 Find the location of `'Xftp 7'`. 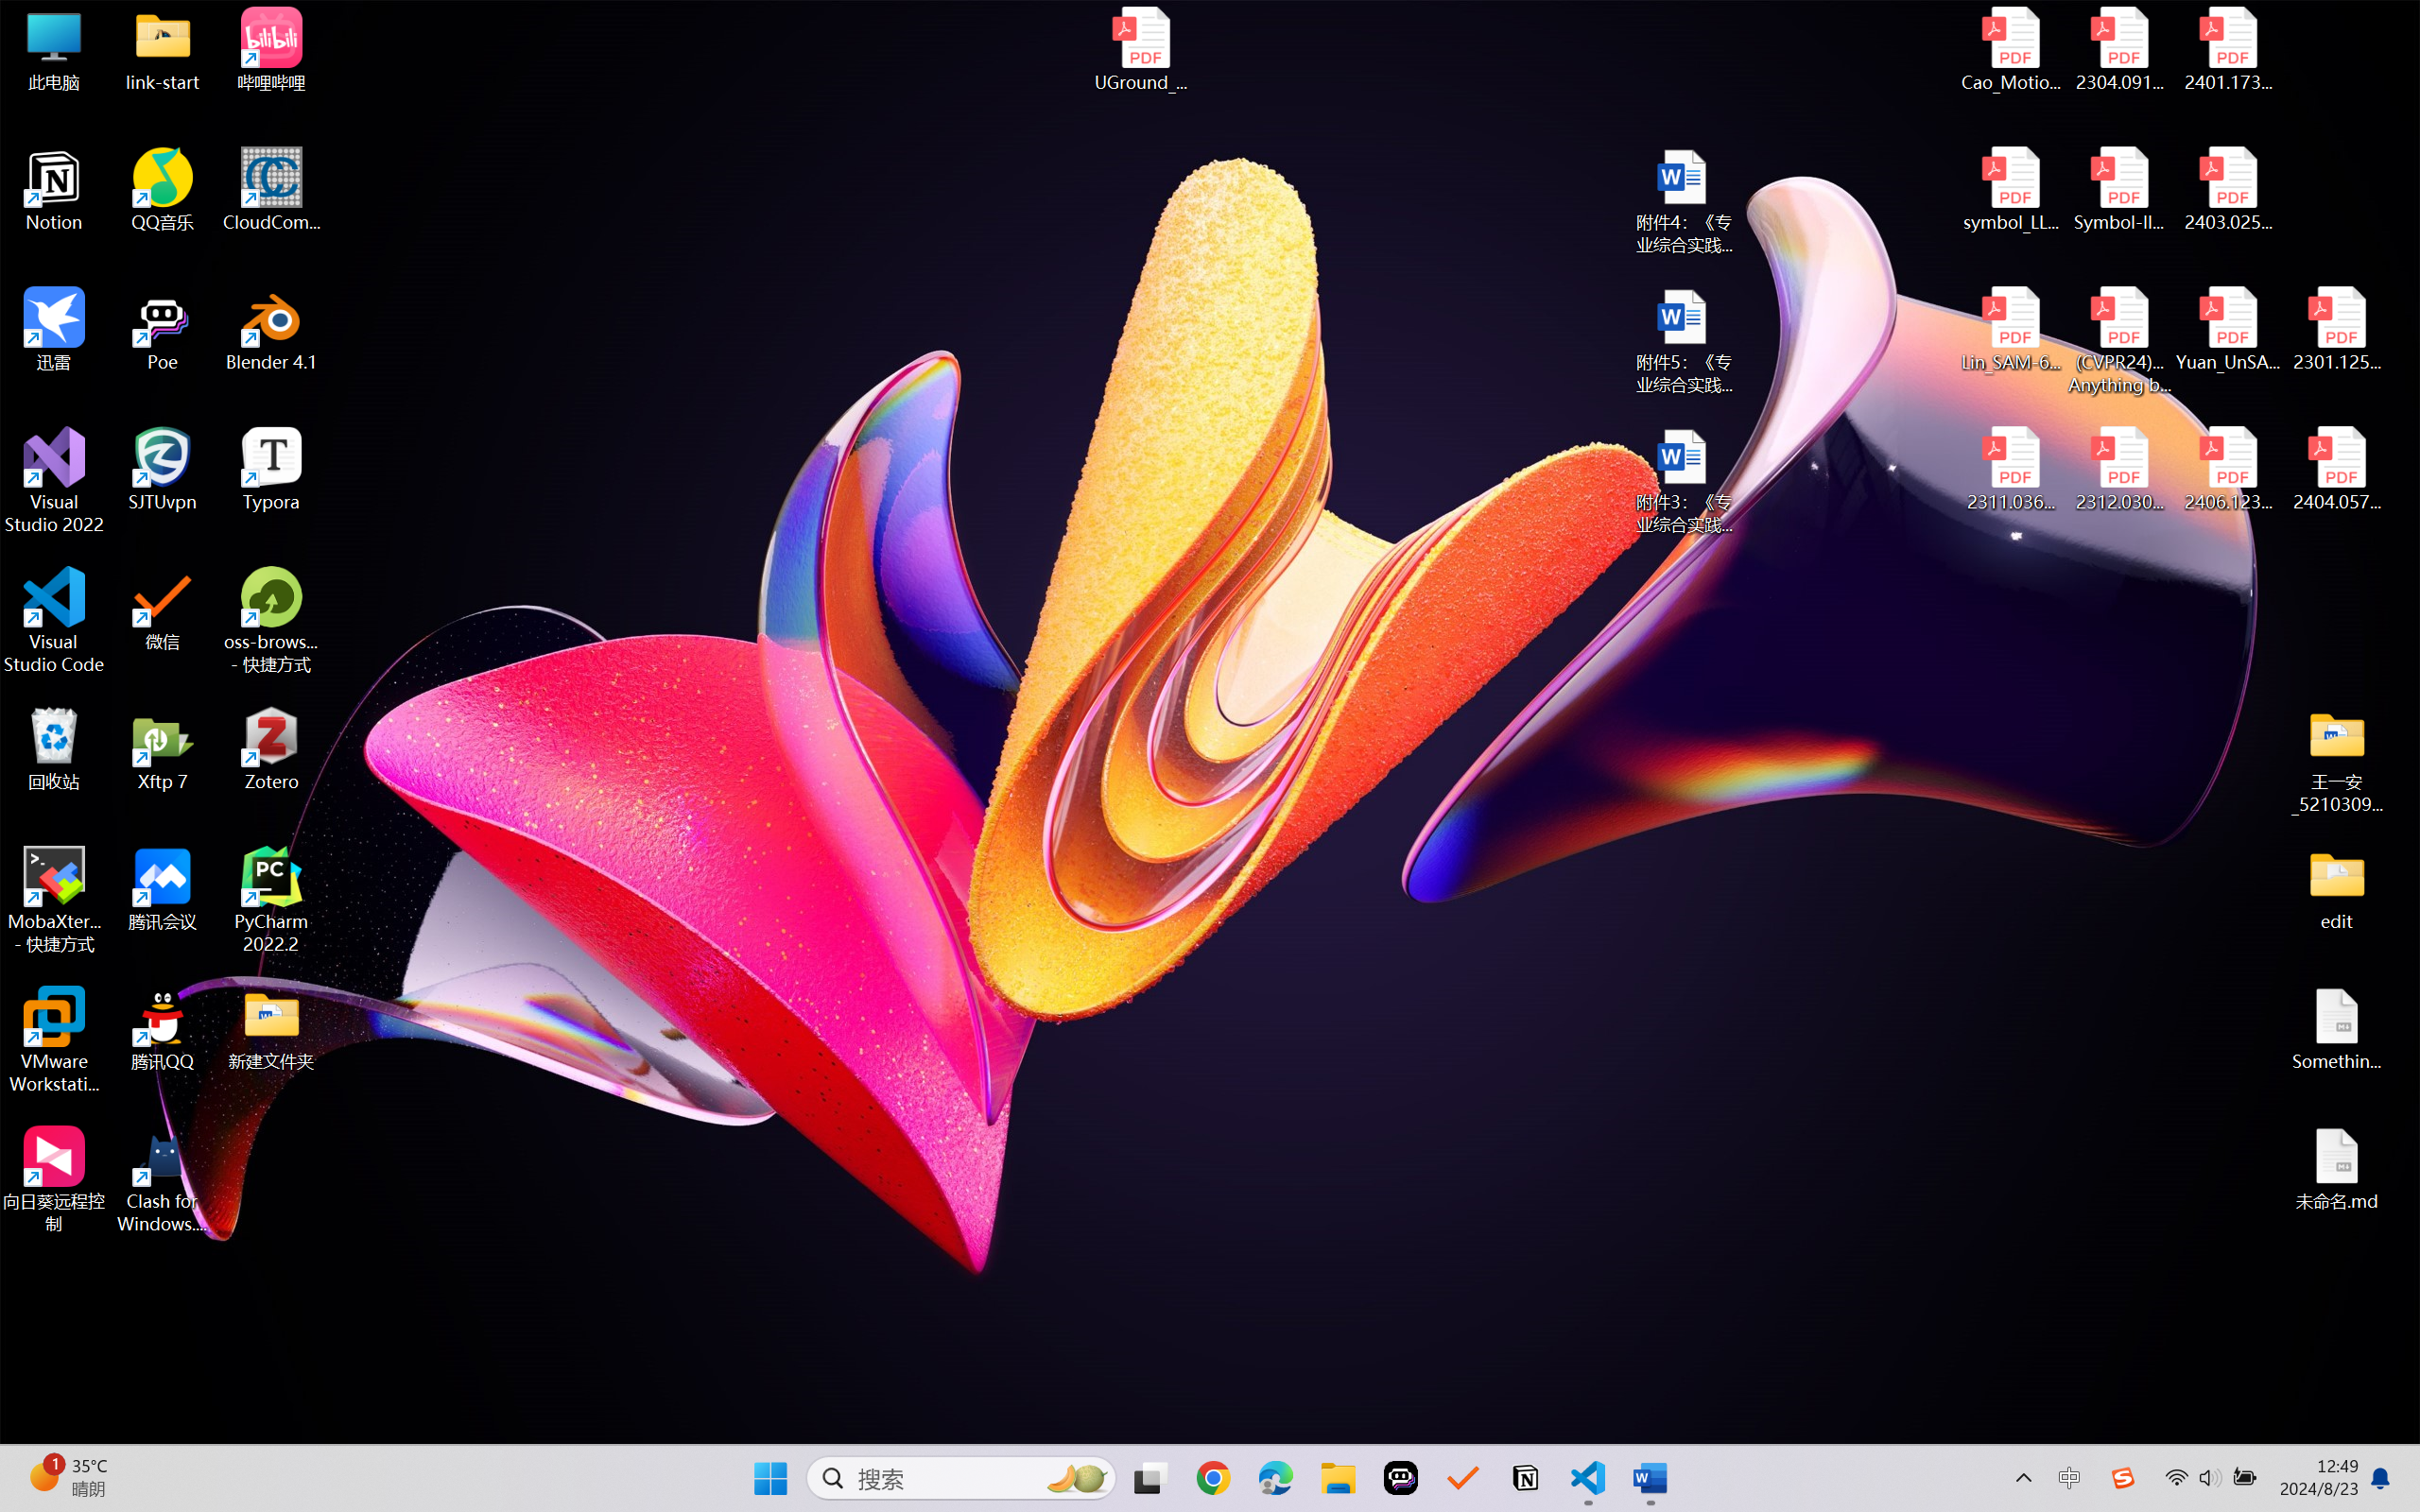

'Xftp 7' is located at coordinates (163, 748).